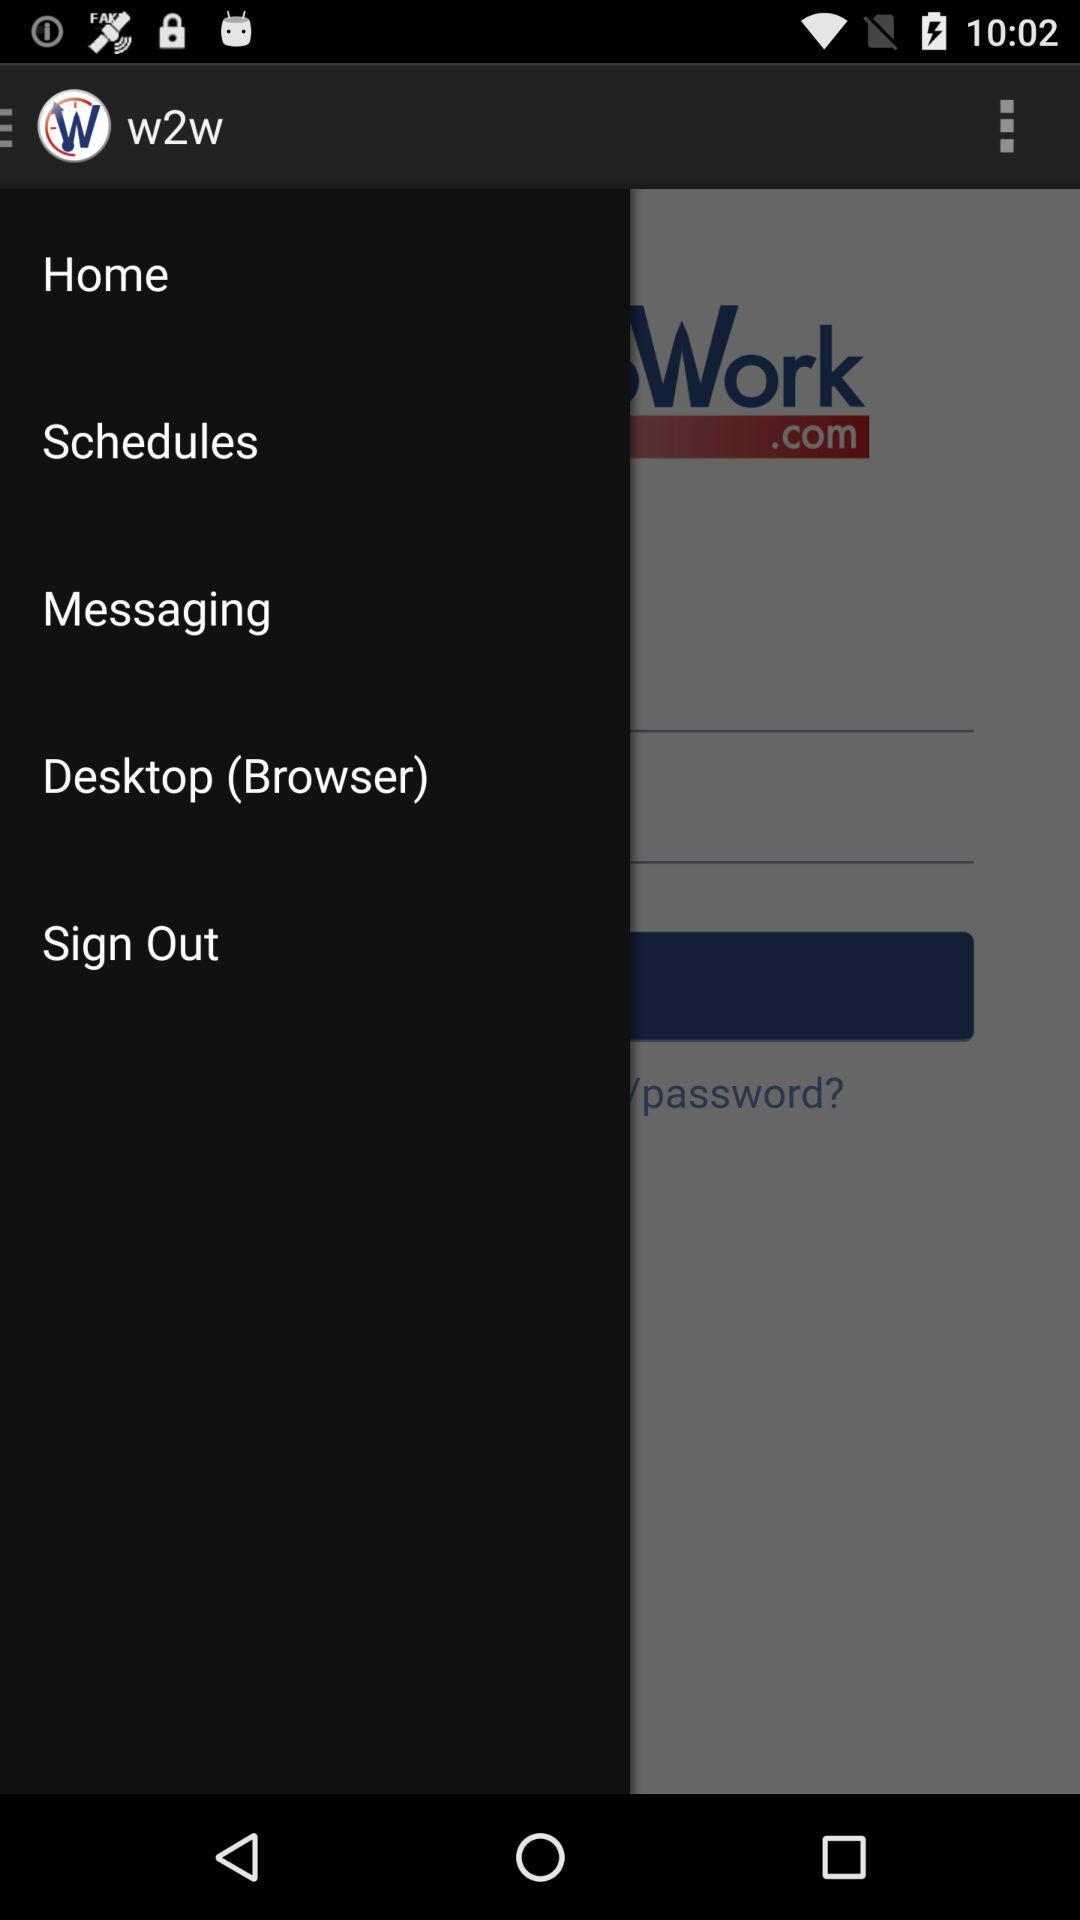 The height and width of the screenshot is (1920, 1080). Describe the element at coordinates (1006, 124) in the screenshot. I see `the app to the right of the home item` at that location.